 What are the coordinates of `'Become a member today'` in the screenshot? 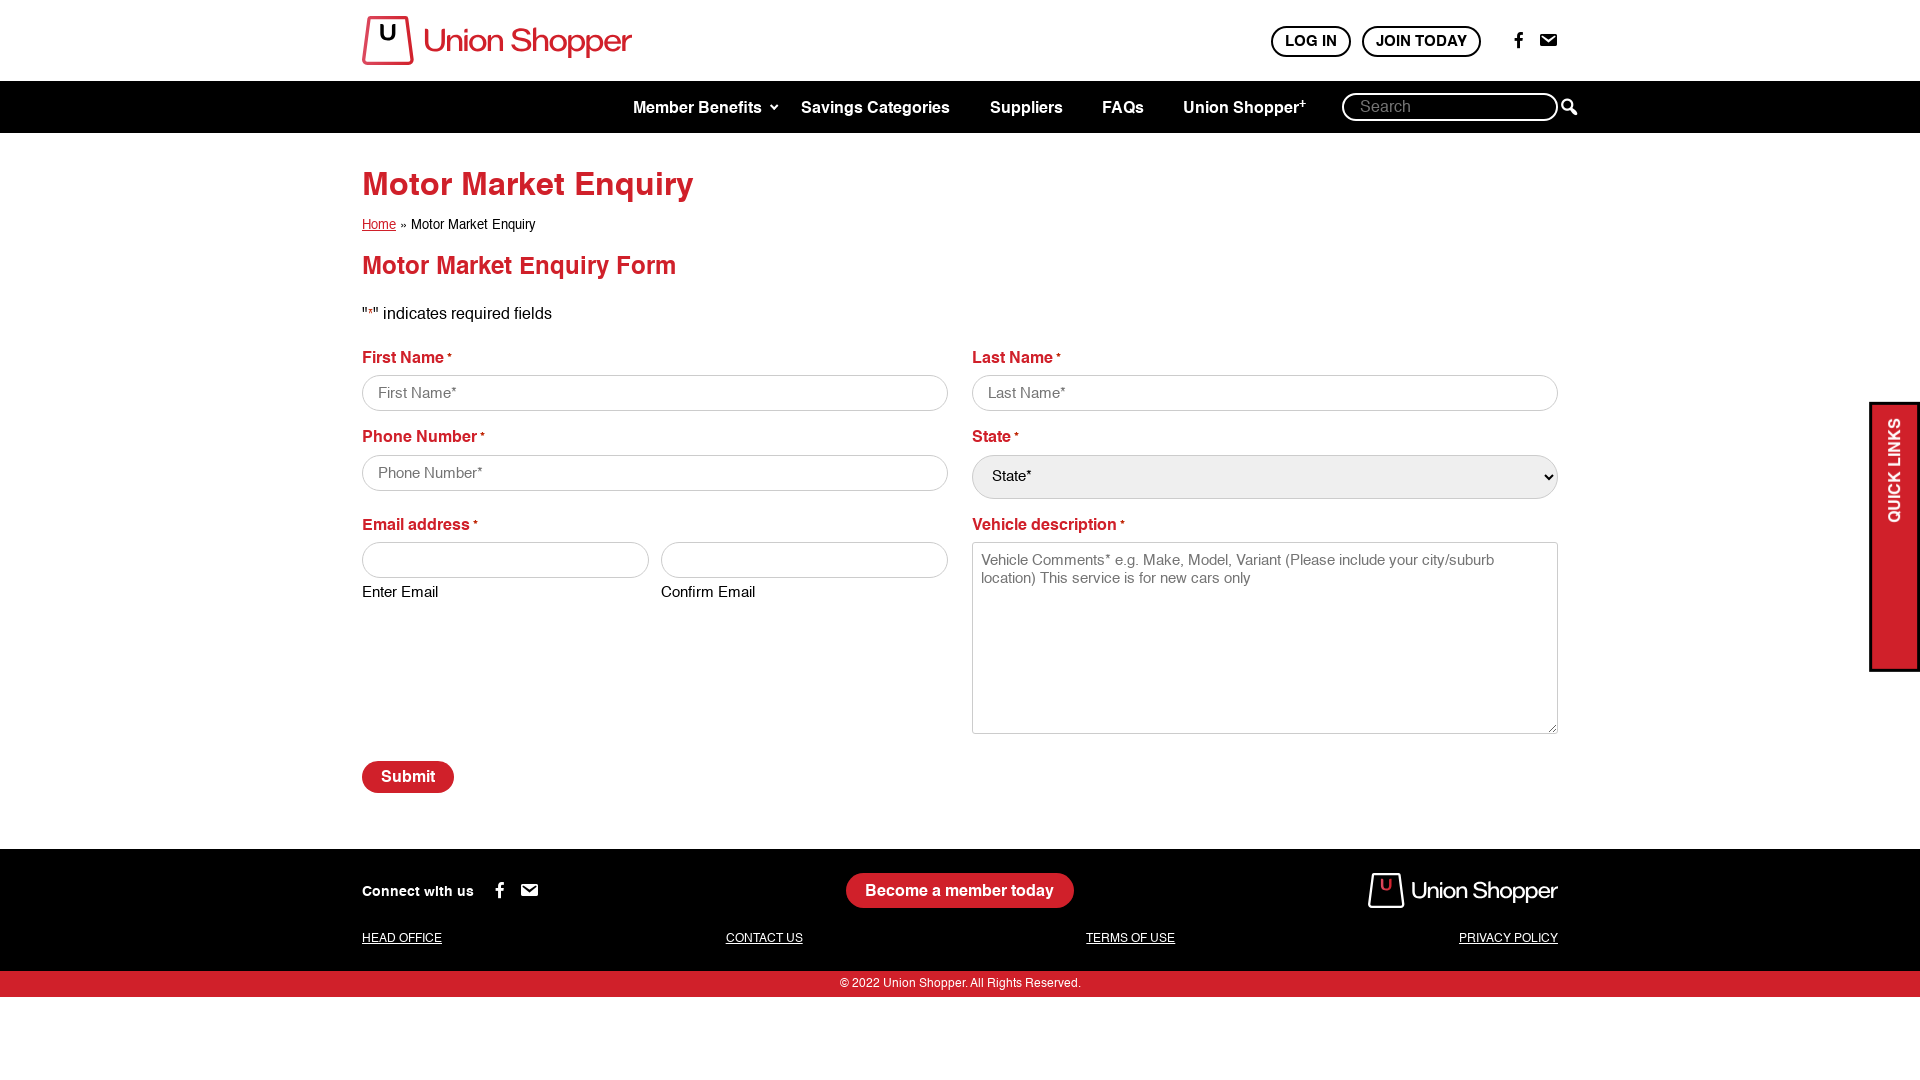 It's located at (958, 889).